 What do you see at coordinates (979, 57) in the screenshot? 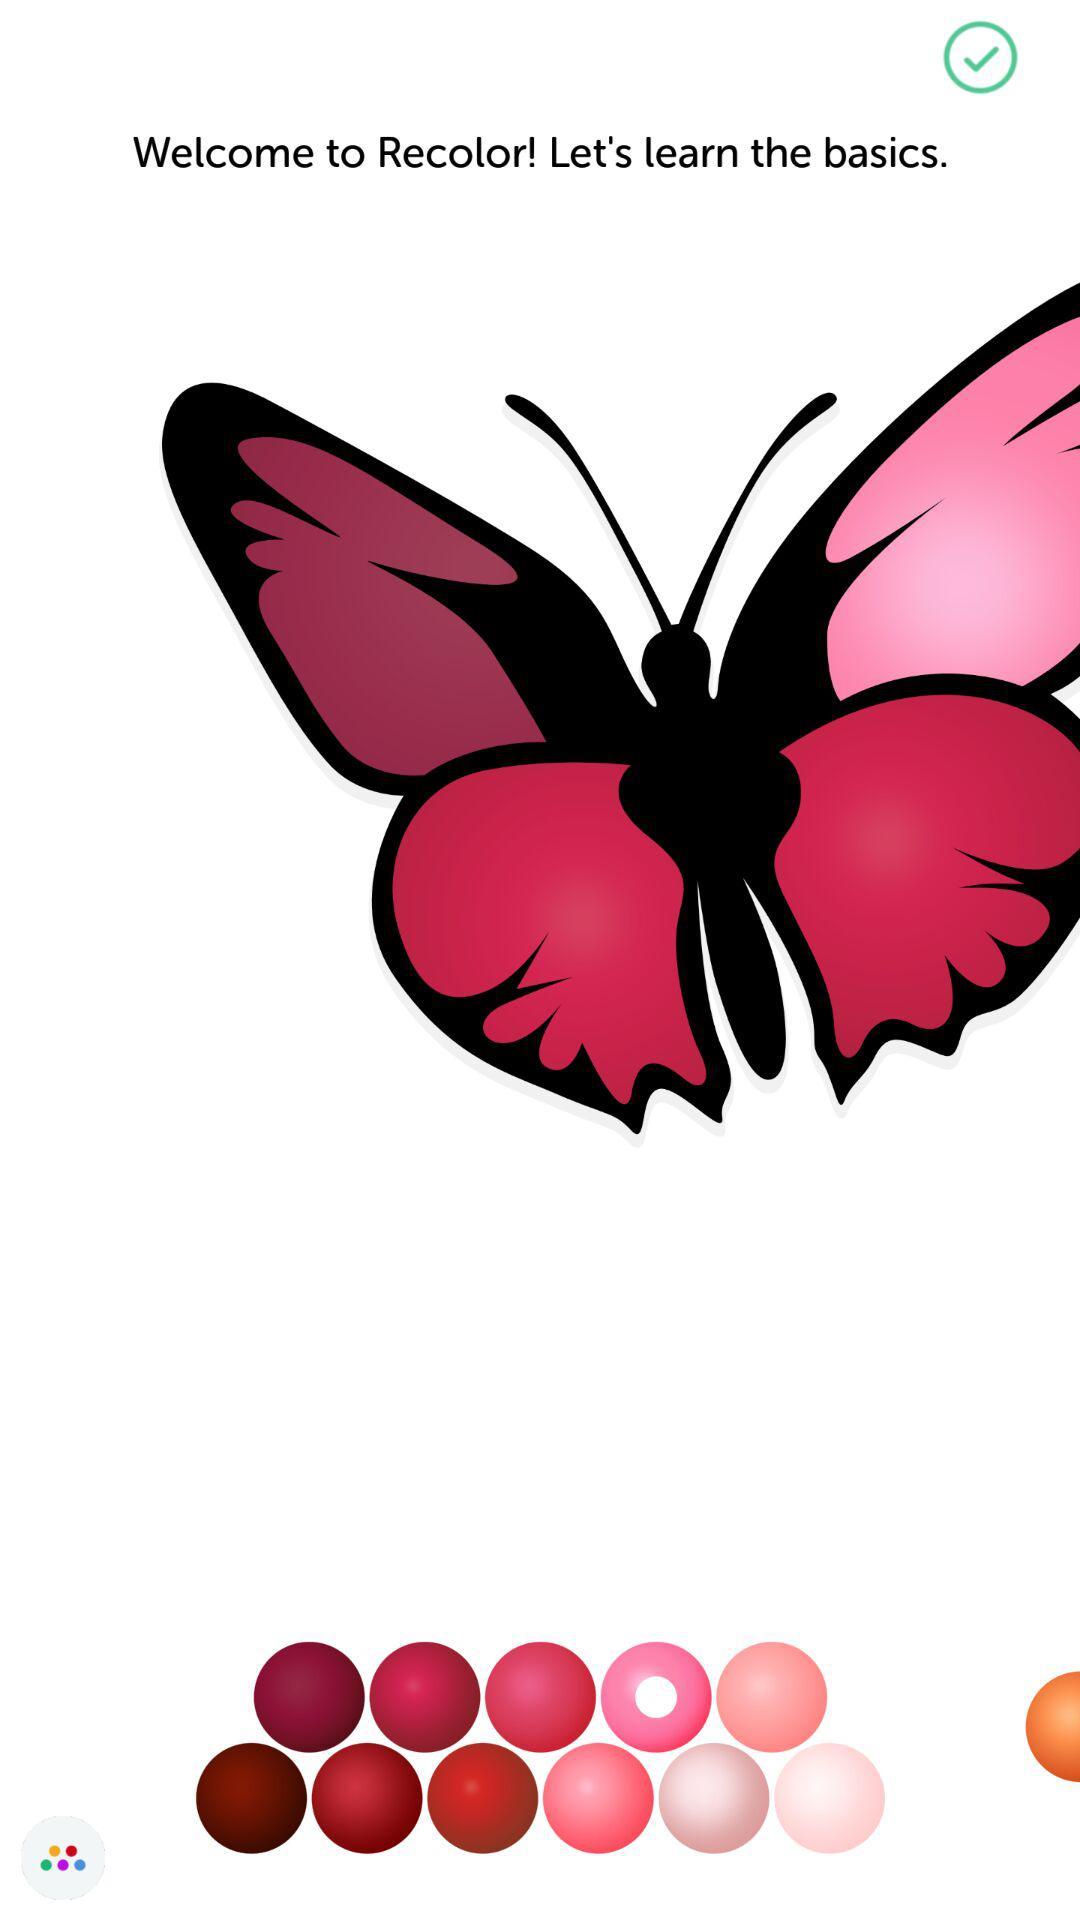
I see `the check icon` at bounding box center [979, 57].